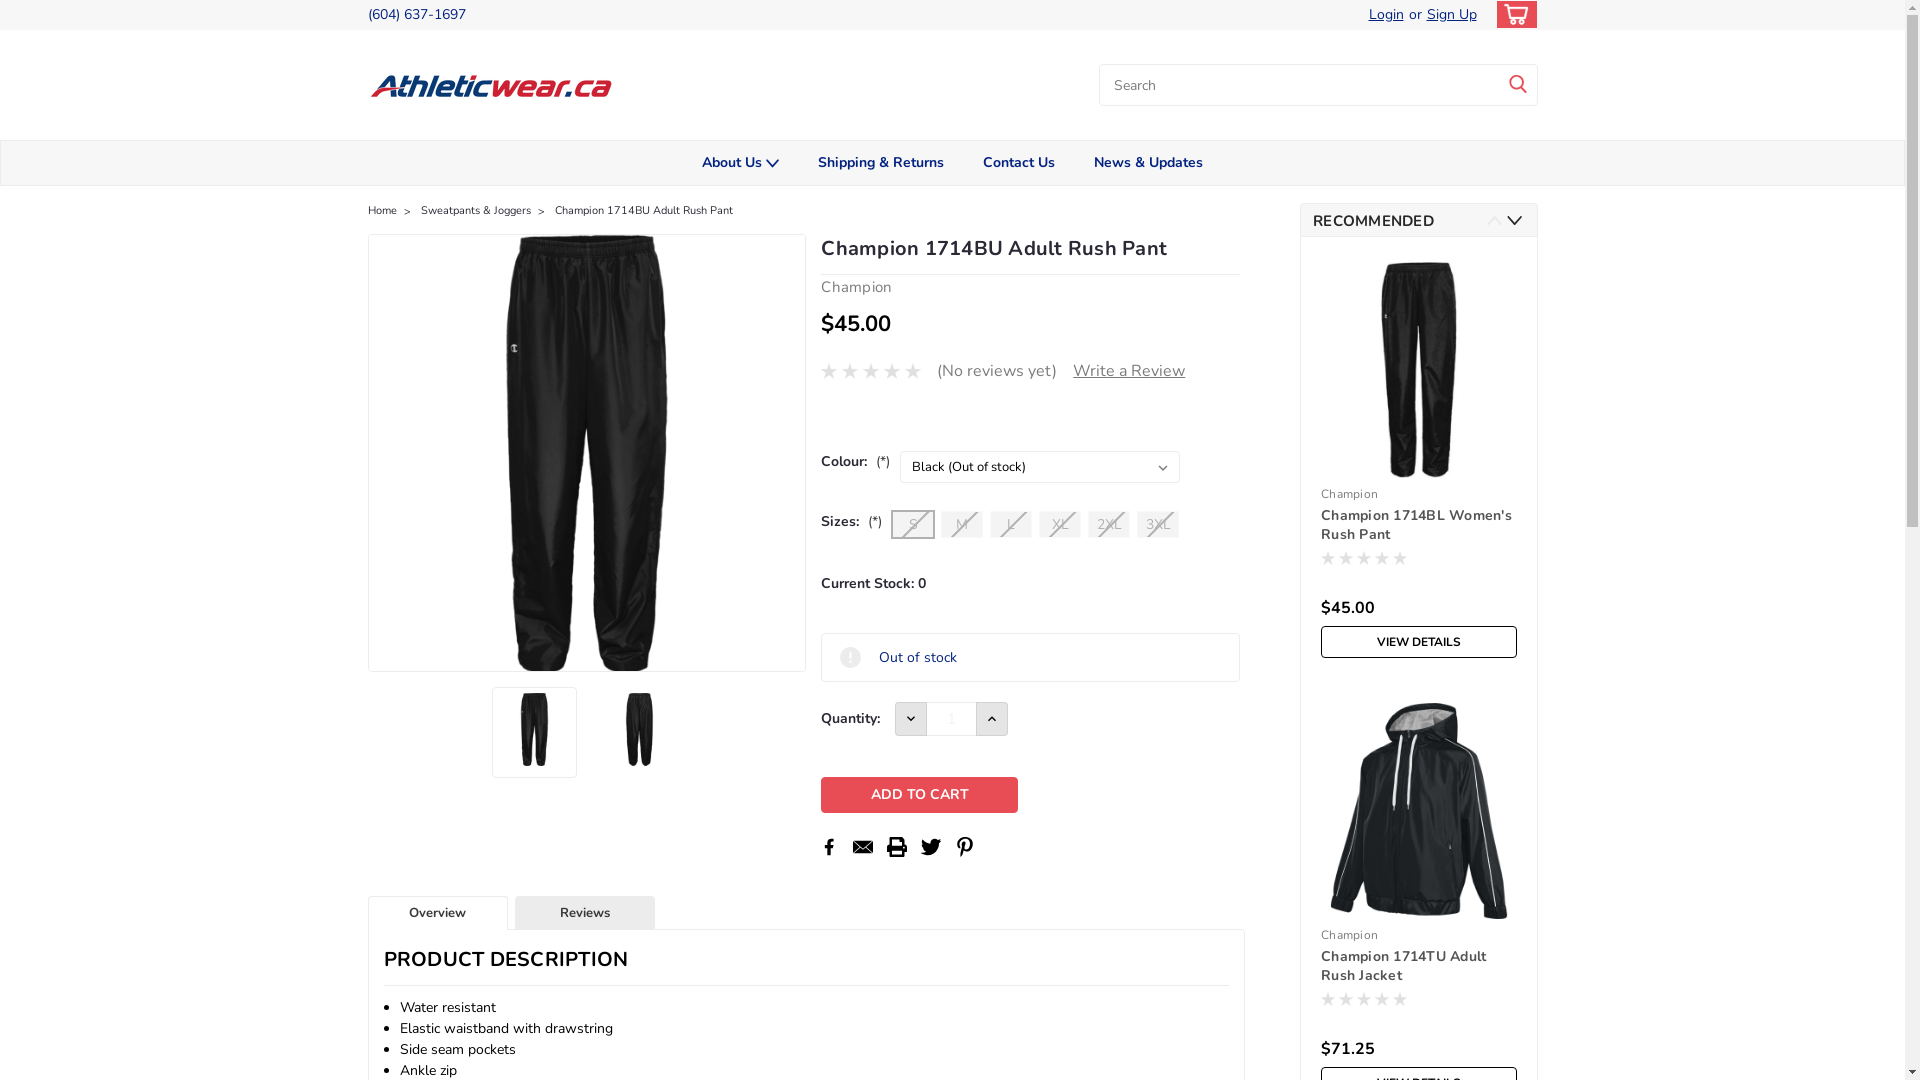 This screenshot has height=1080, width=1920. What do you see at coordinates (1418, 810) in the screenshot?
I see `'Black - 1714TU Adult Rush Jacket | Athleticwear.ca'` at bounding box center [1418, 810].